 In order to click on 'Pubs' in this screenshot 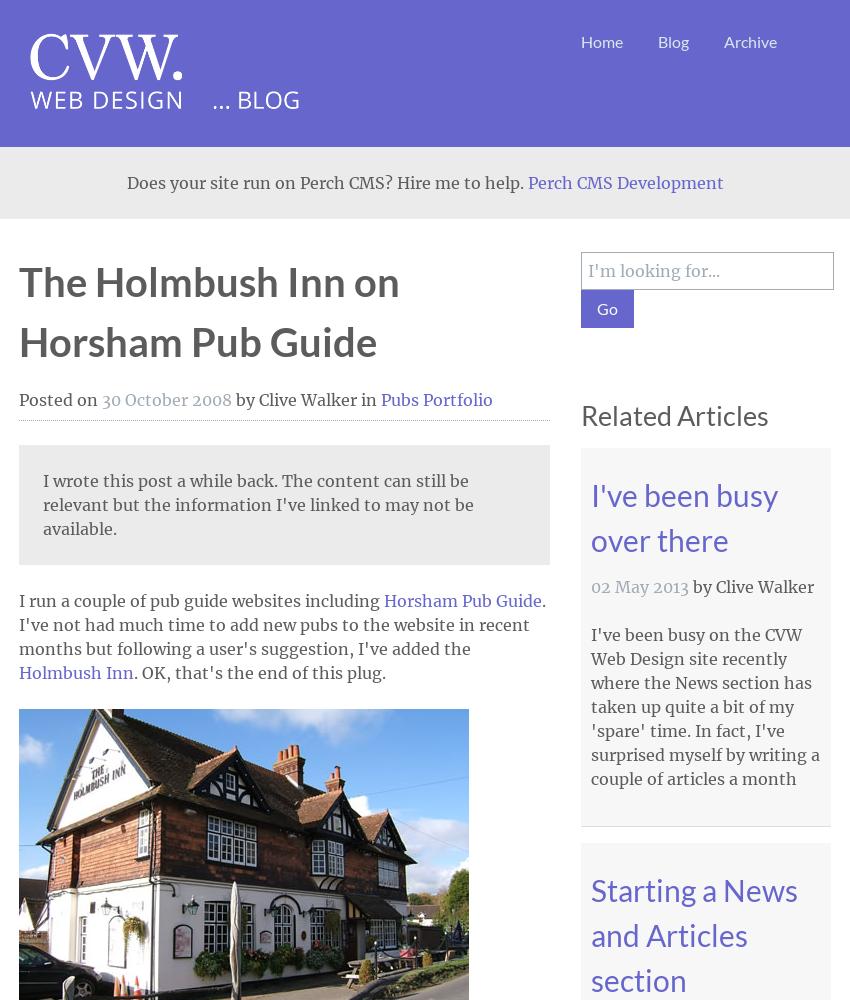, I will do `click(401, 400)`.